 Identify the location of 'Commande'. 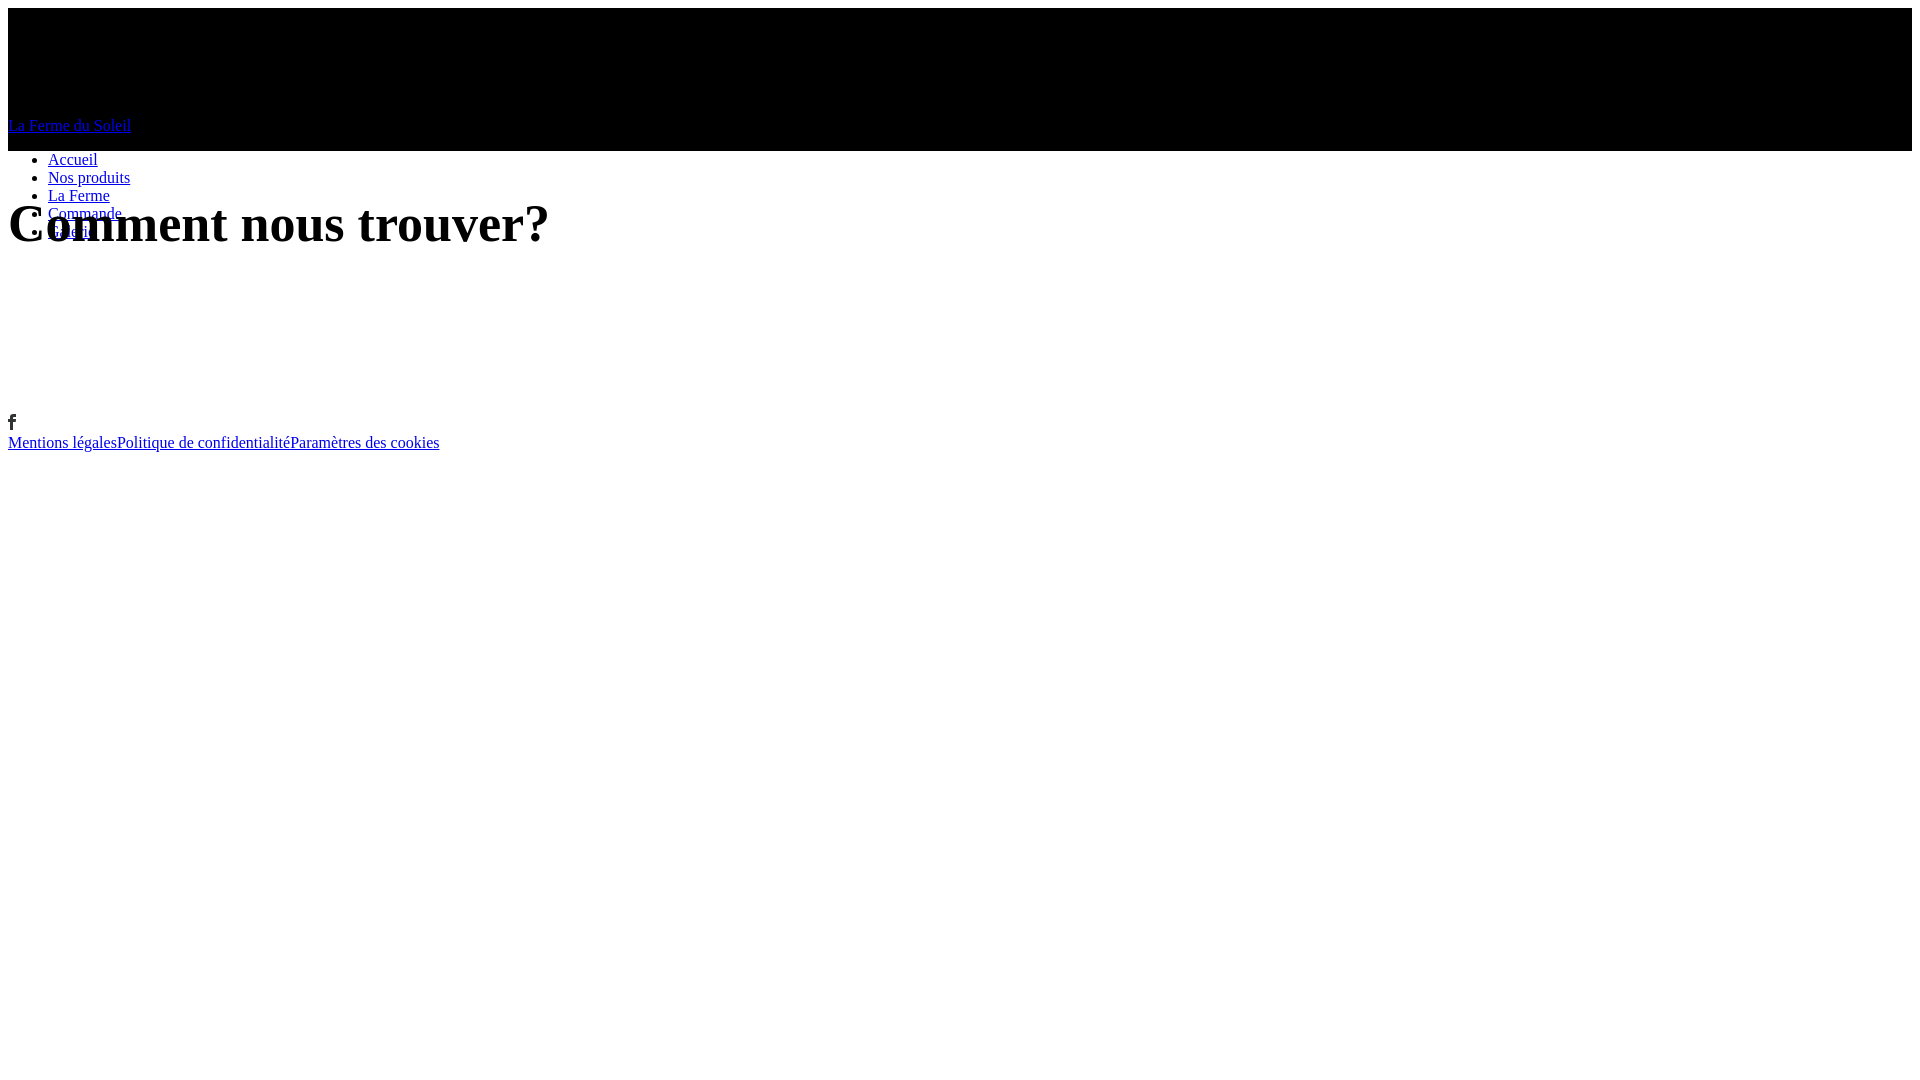
(48, 213).